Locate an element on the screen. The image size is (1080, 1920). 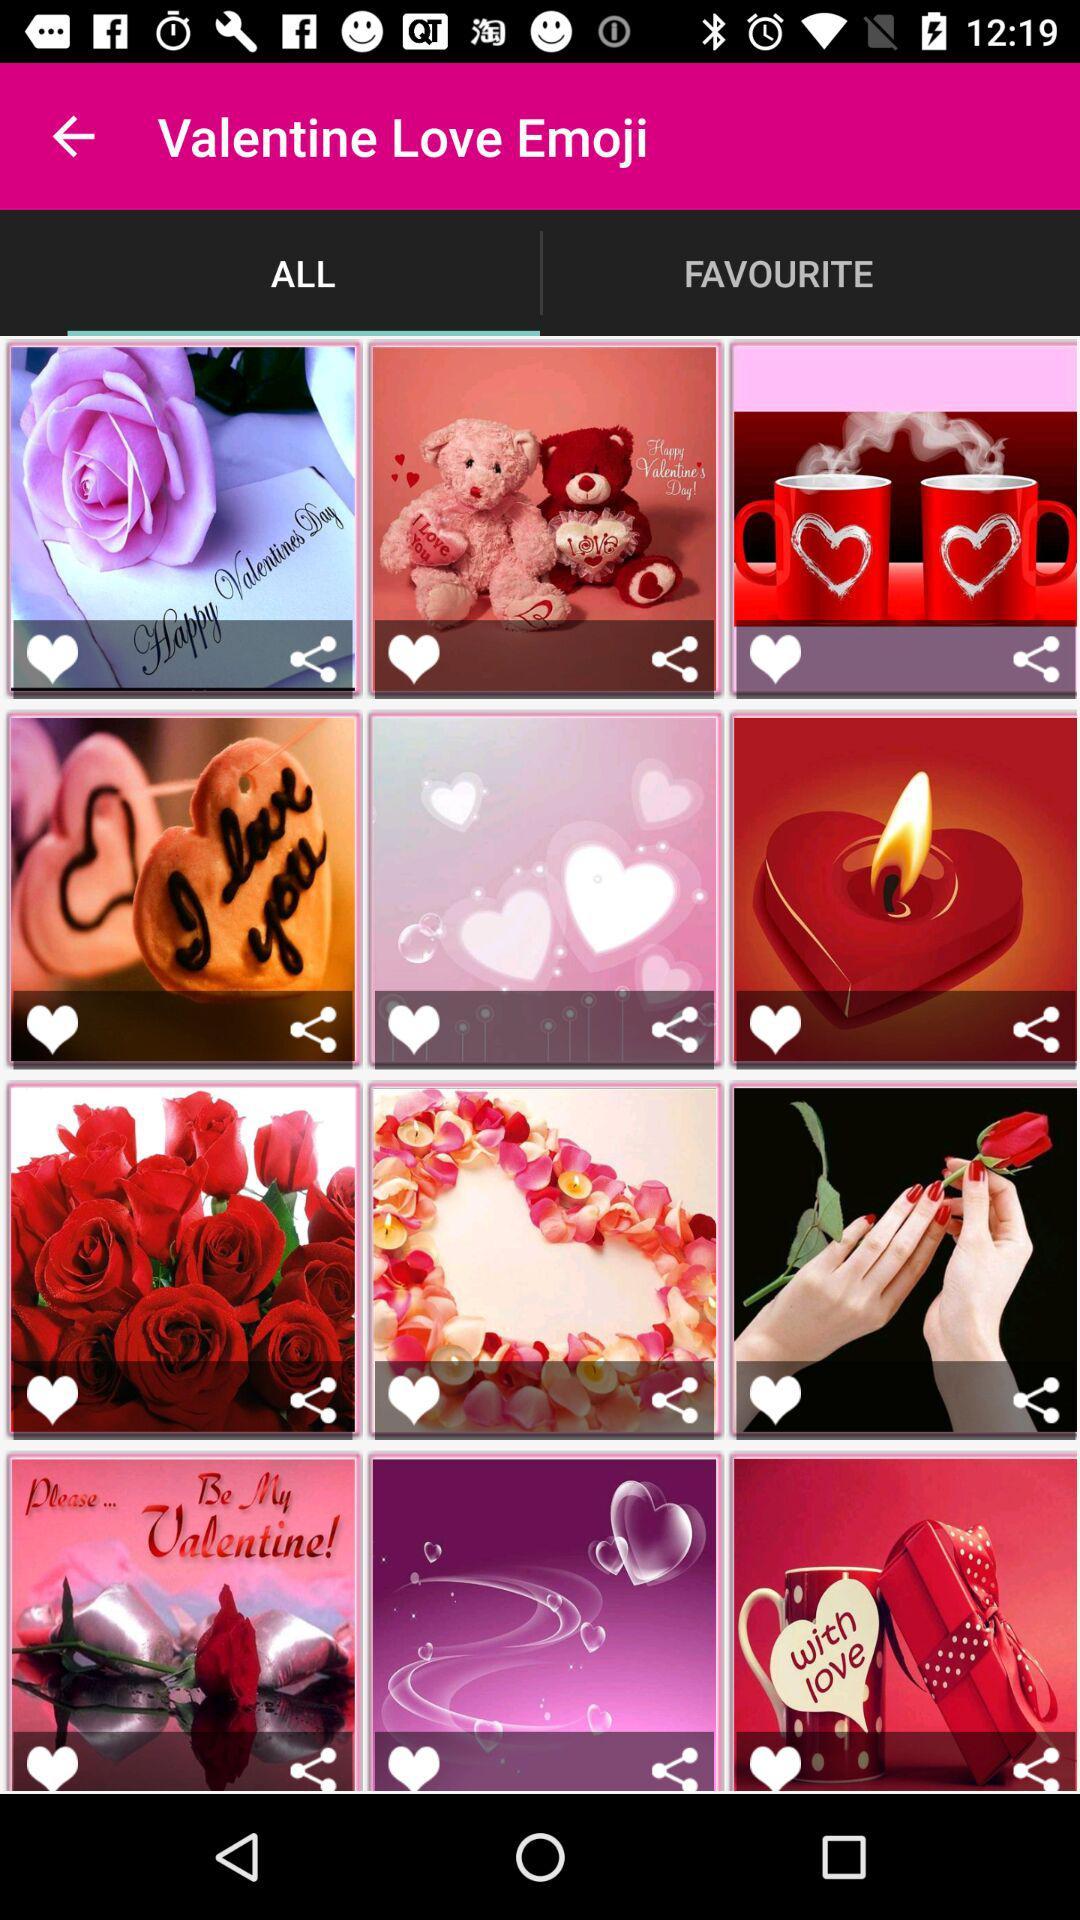
share the article is located at coordinates (51, 1029).